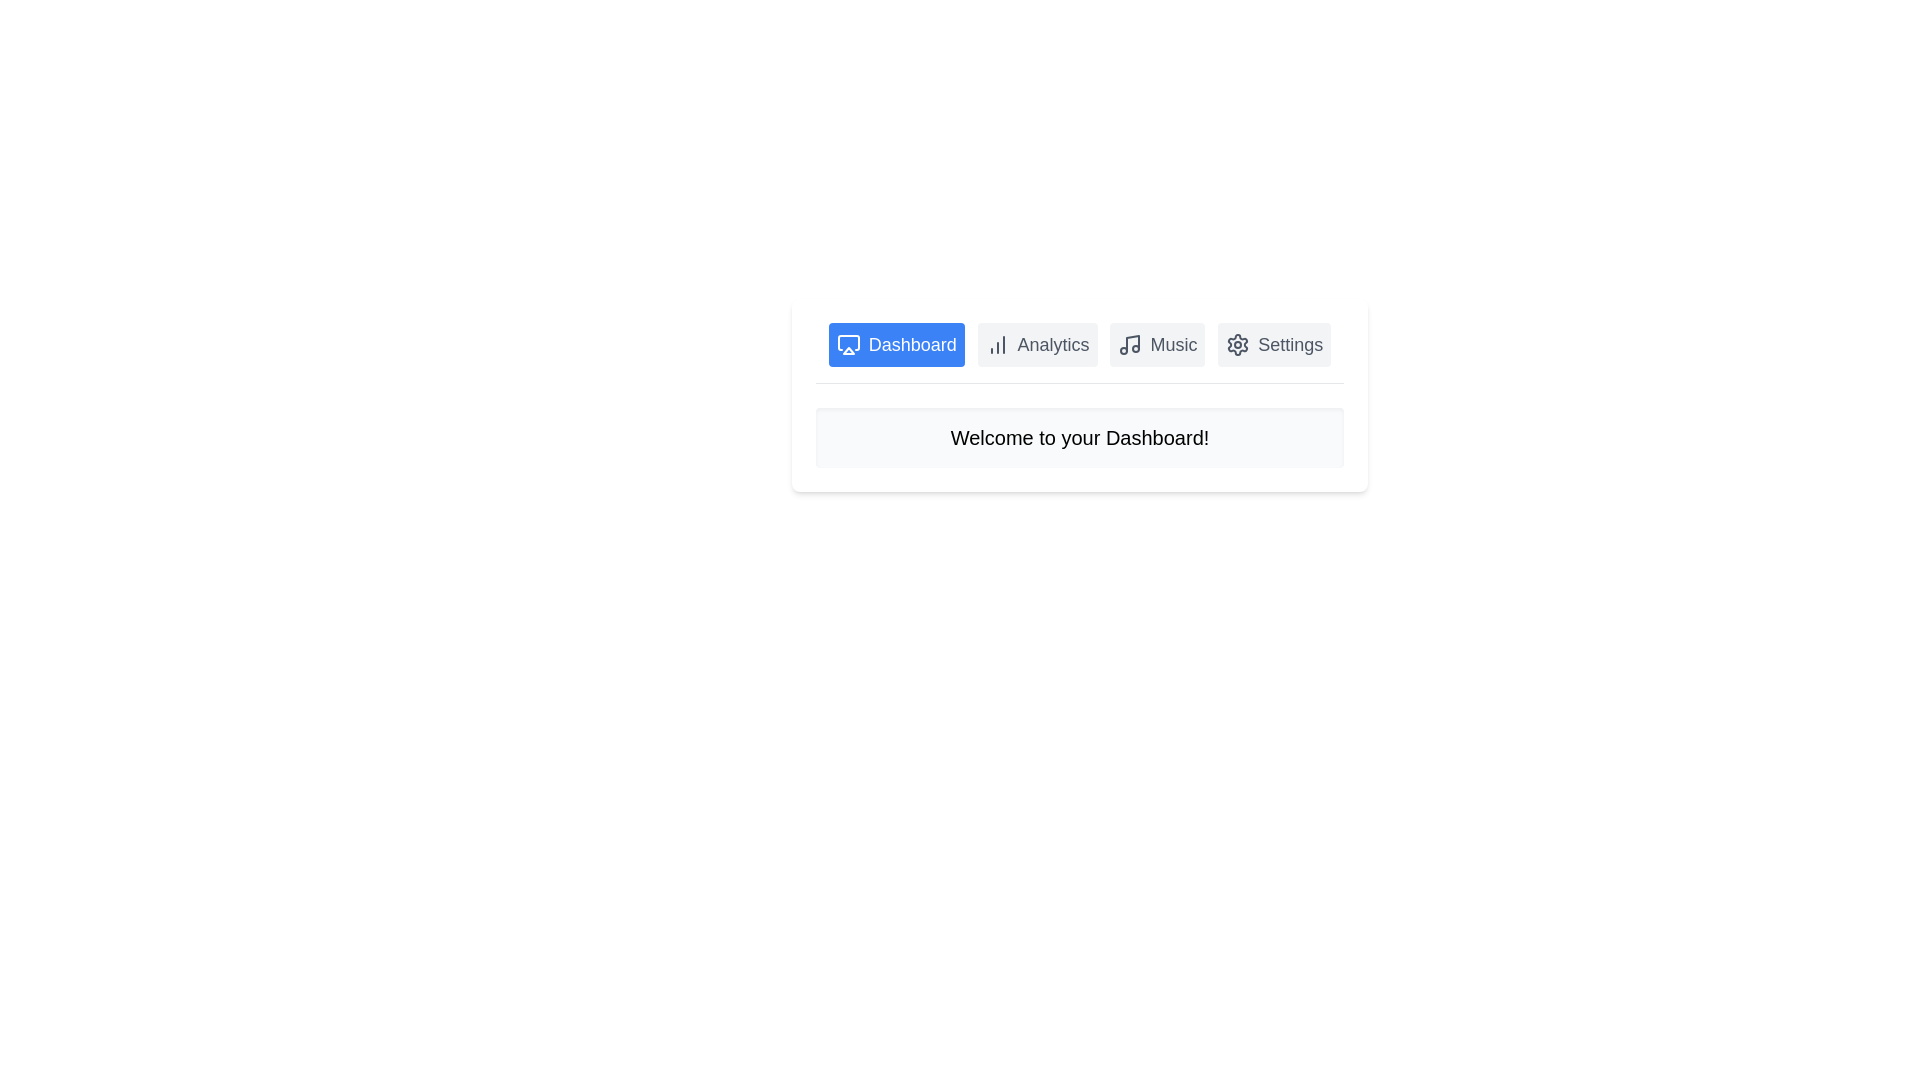 This screenshot has height=1080, width=1920. I want to click on the static text element that displays 'Welcome to your Dashboard!' which has a light gray background and is centered beneath the navigation bar, so click(1079, 437).